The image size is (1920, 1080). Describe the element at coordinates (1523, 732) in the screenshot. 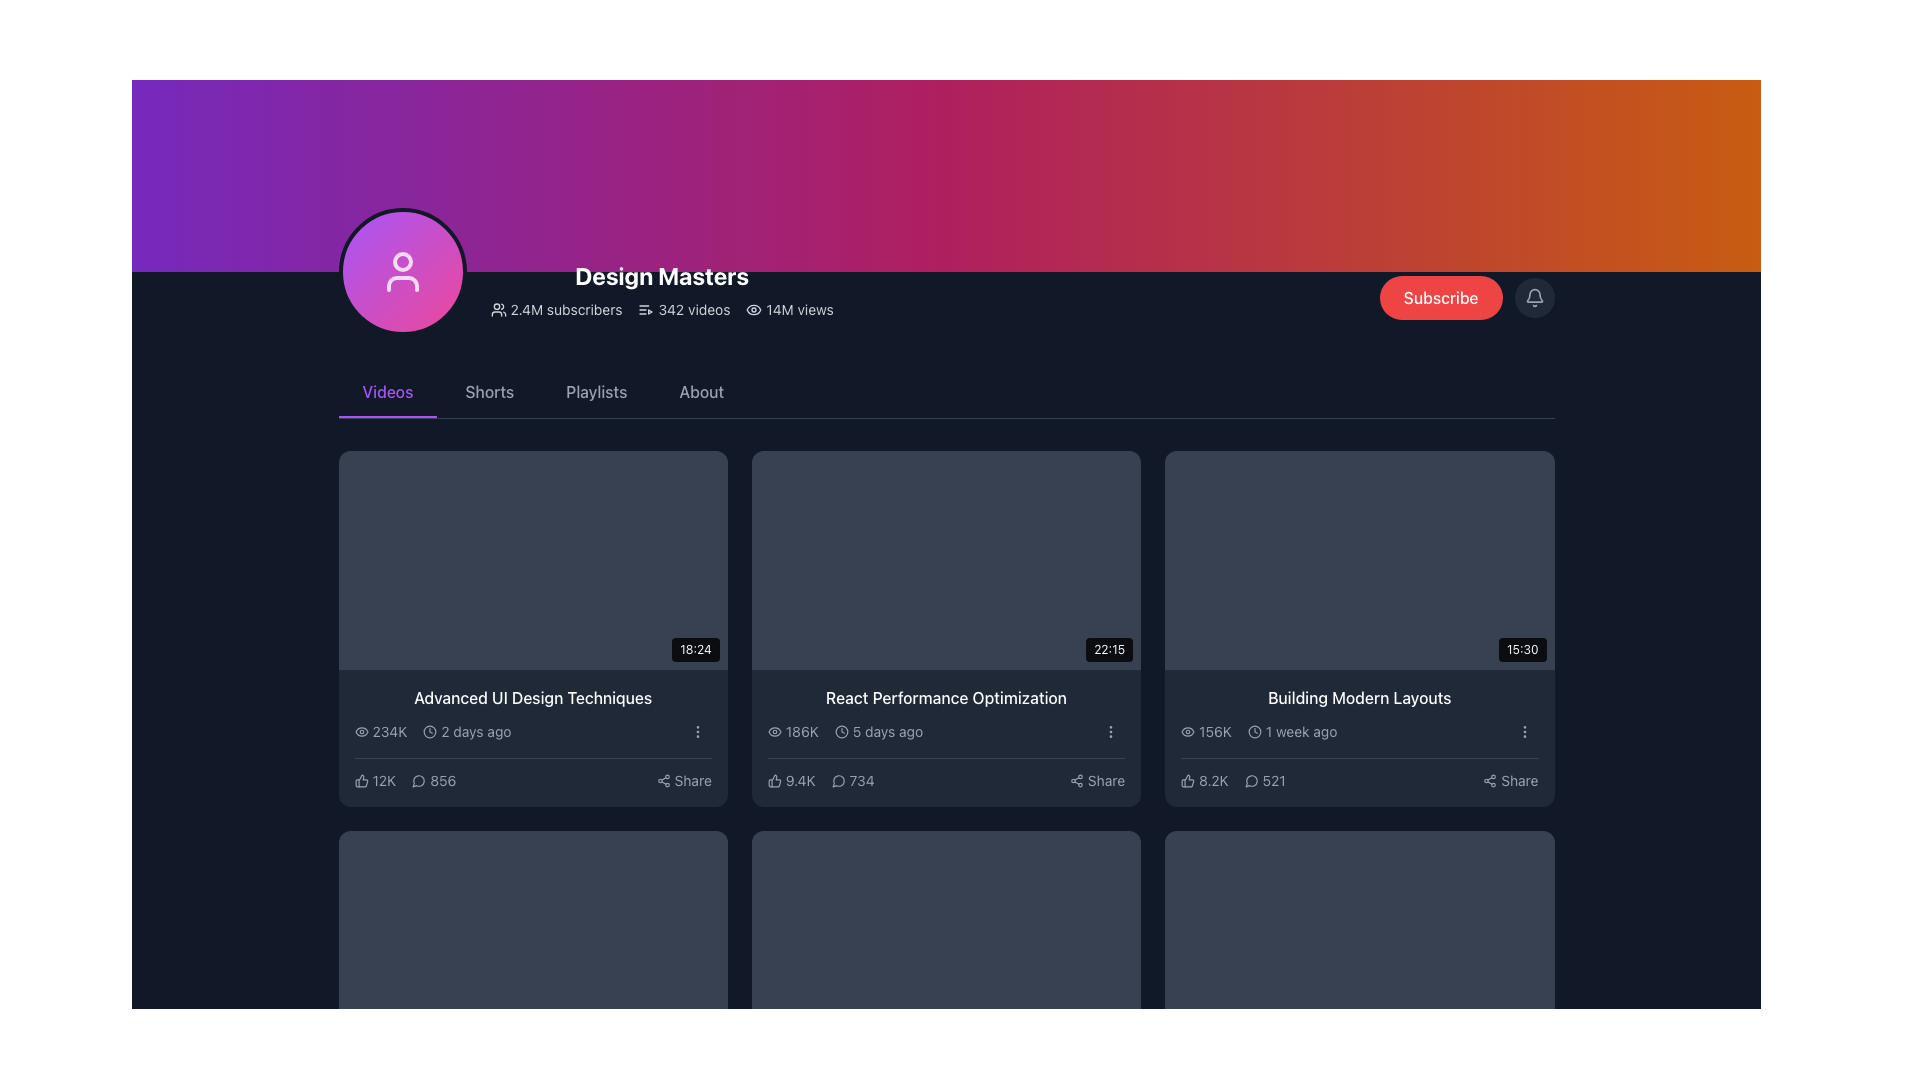

I see `the vertically aligned ellipsis icon located at the bottom-right corner of the video card interface` at that location.